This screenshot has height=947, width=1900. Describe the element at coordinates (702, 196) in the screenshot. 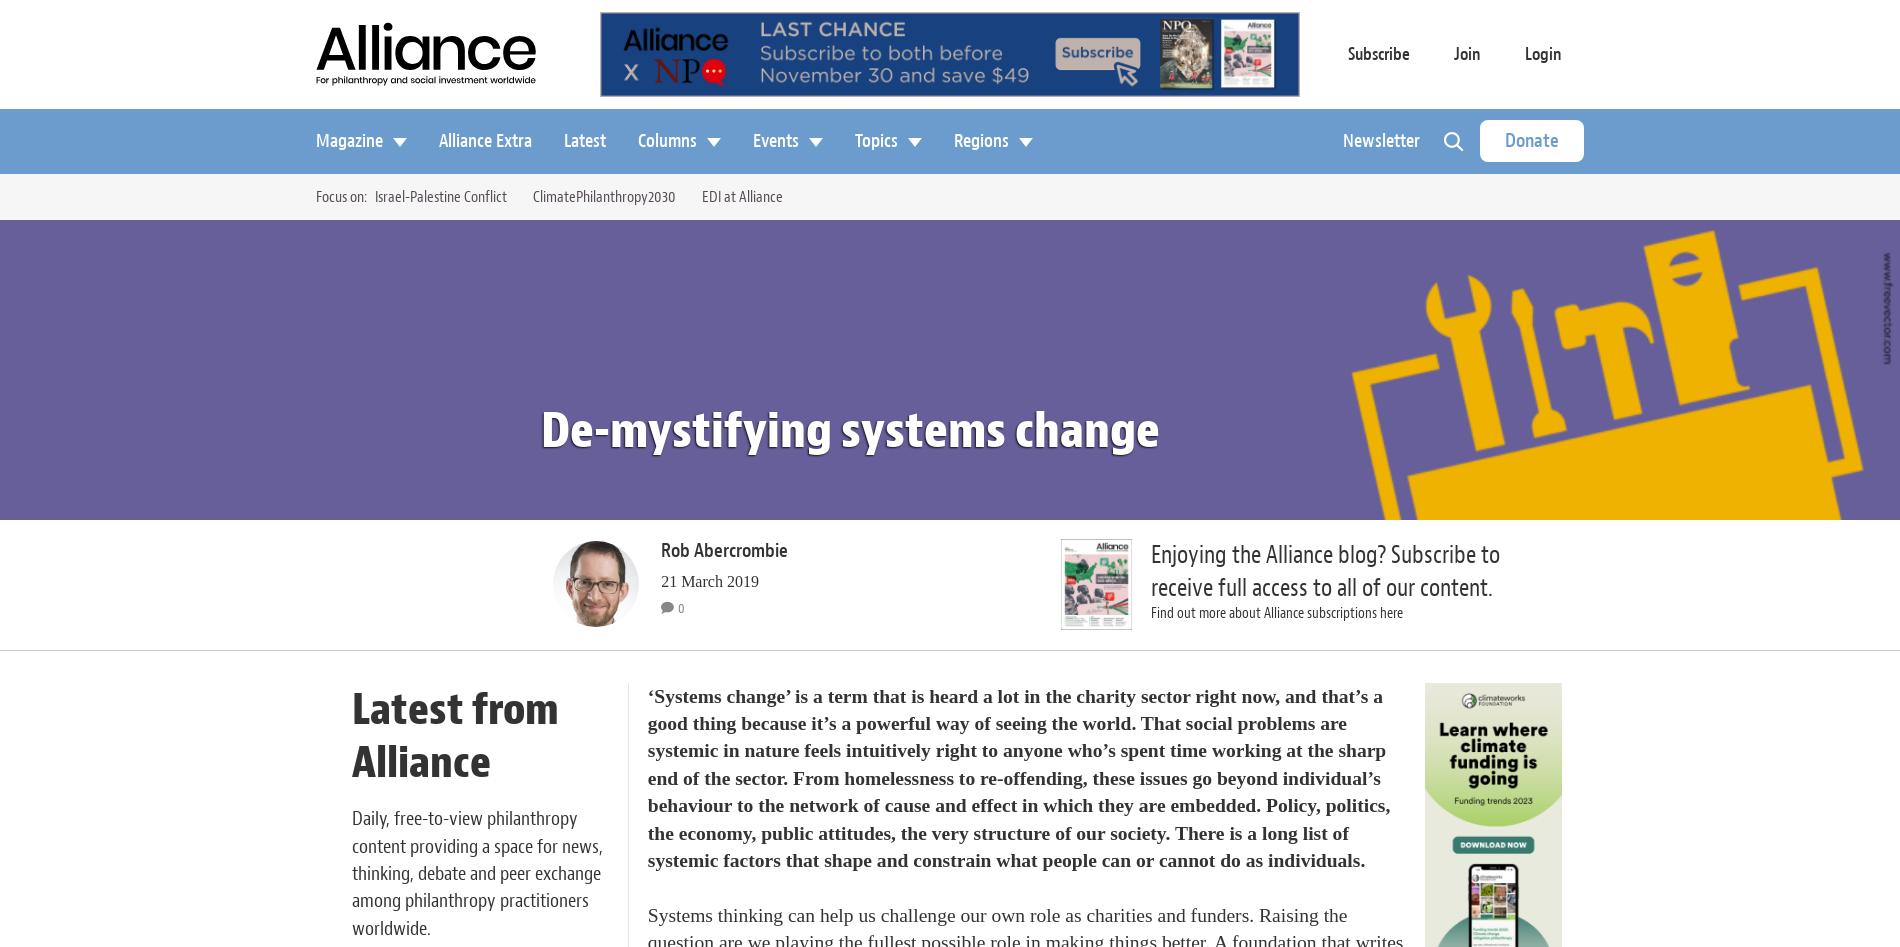

I see `'EDI at Alliance'` at that location.